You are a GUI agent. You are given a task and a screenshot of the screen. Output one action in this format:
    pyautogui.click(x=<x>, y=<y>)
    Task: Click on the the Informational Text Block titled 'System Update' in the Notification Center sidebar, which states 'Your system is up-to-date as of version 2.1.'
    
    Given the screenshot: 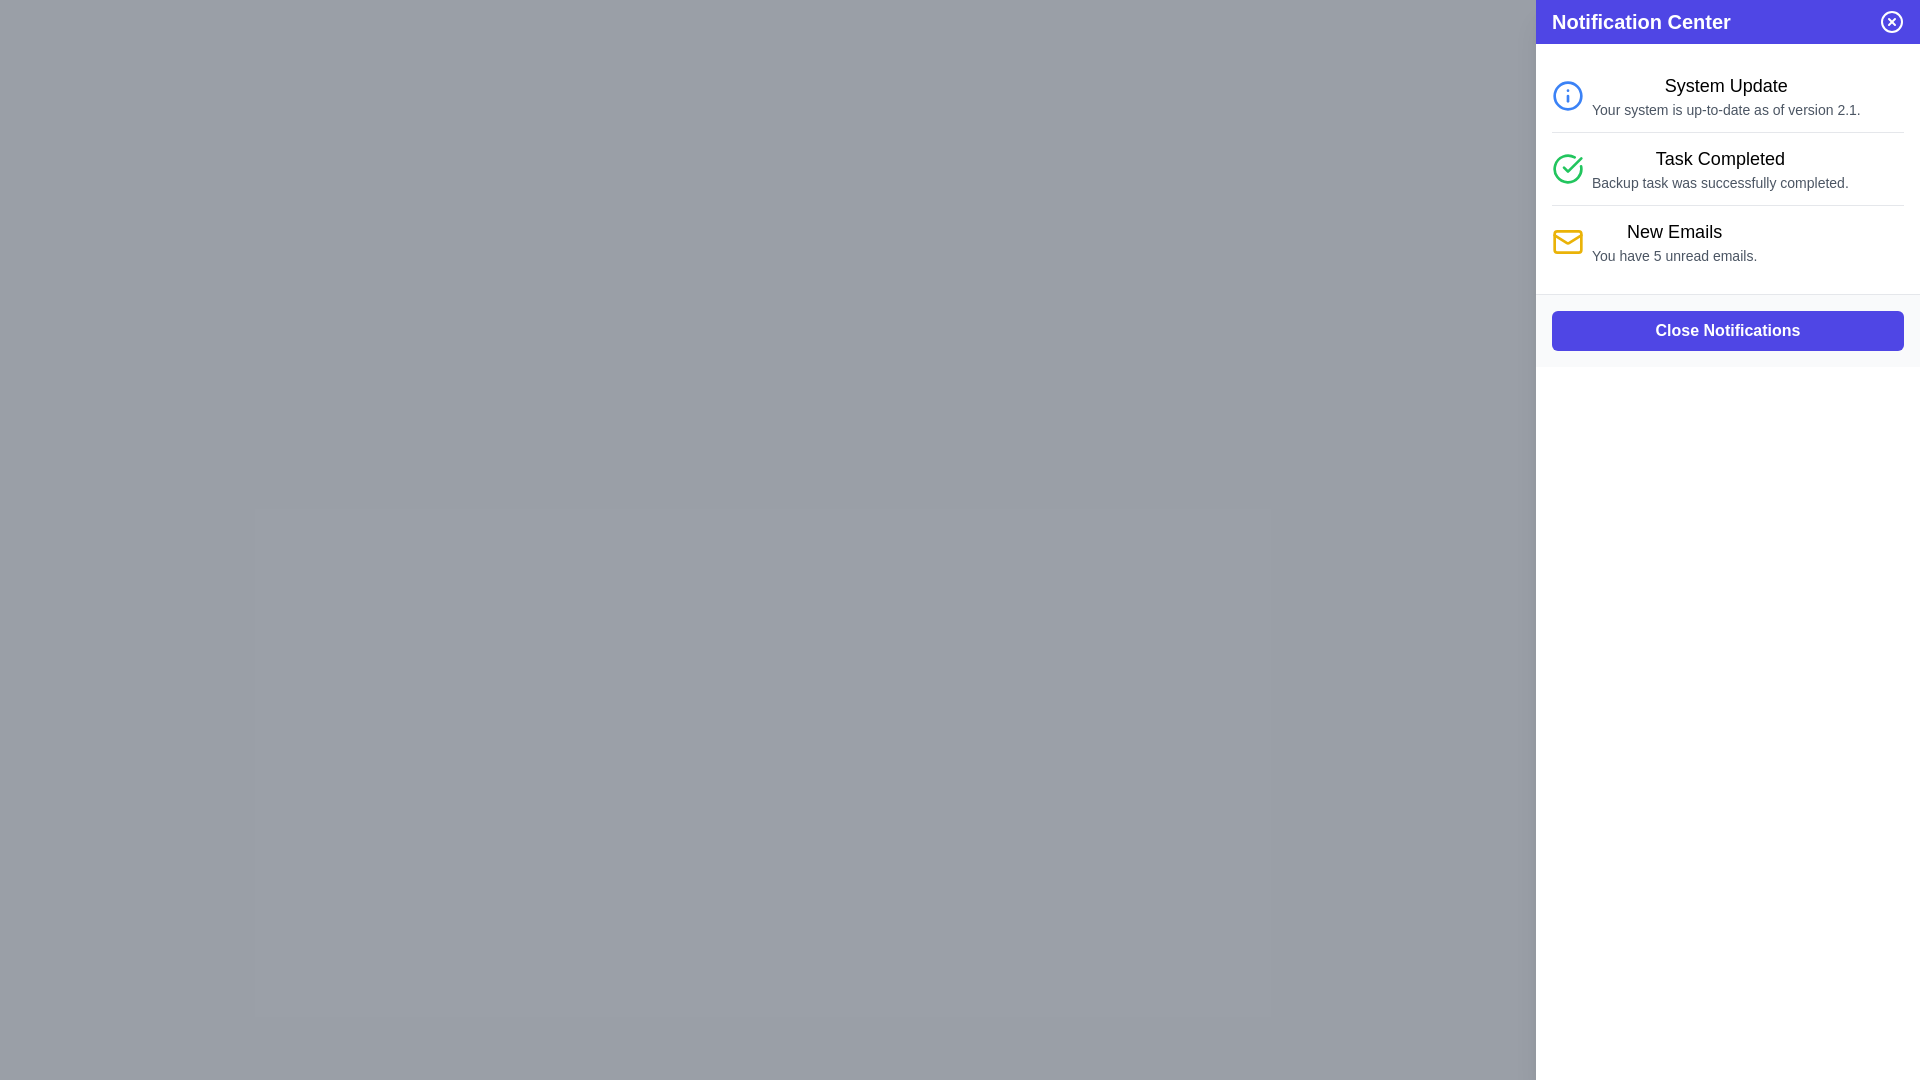 What is the action you would take?
    pyautogui.click(x=1725, y=96)
    